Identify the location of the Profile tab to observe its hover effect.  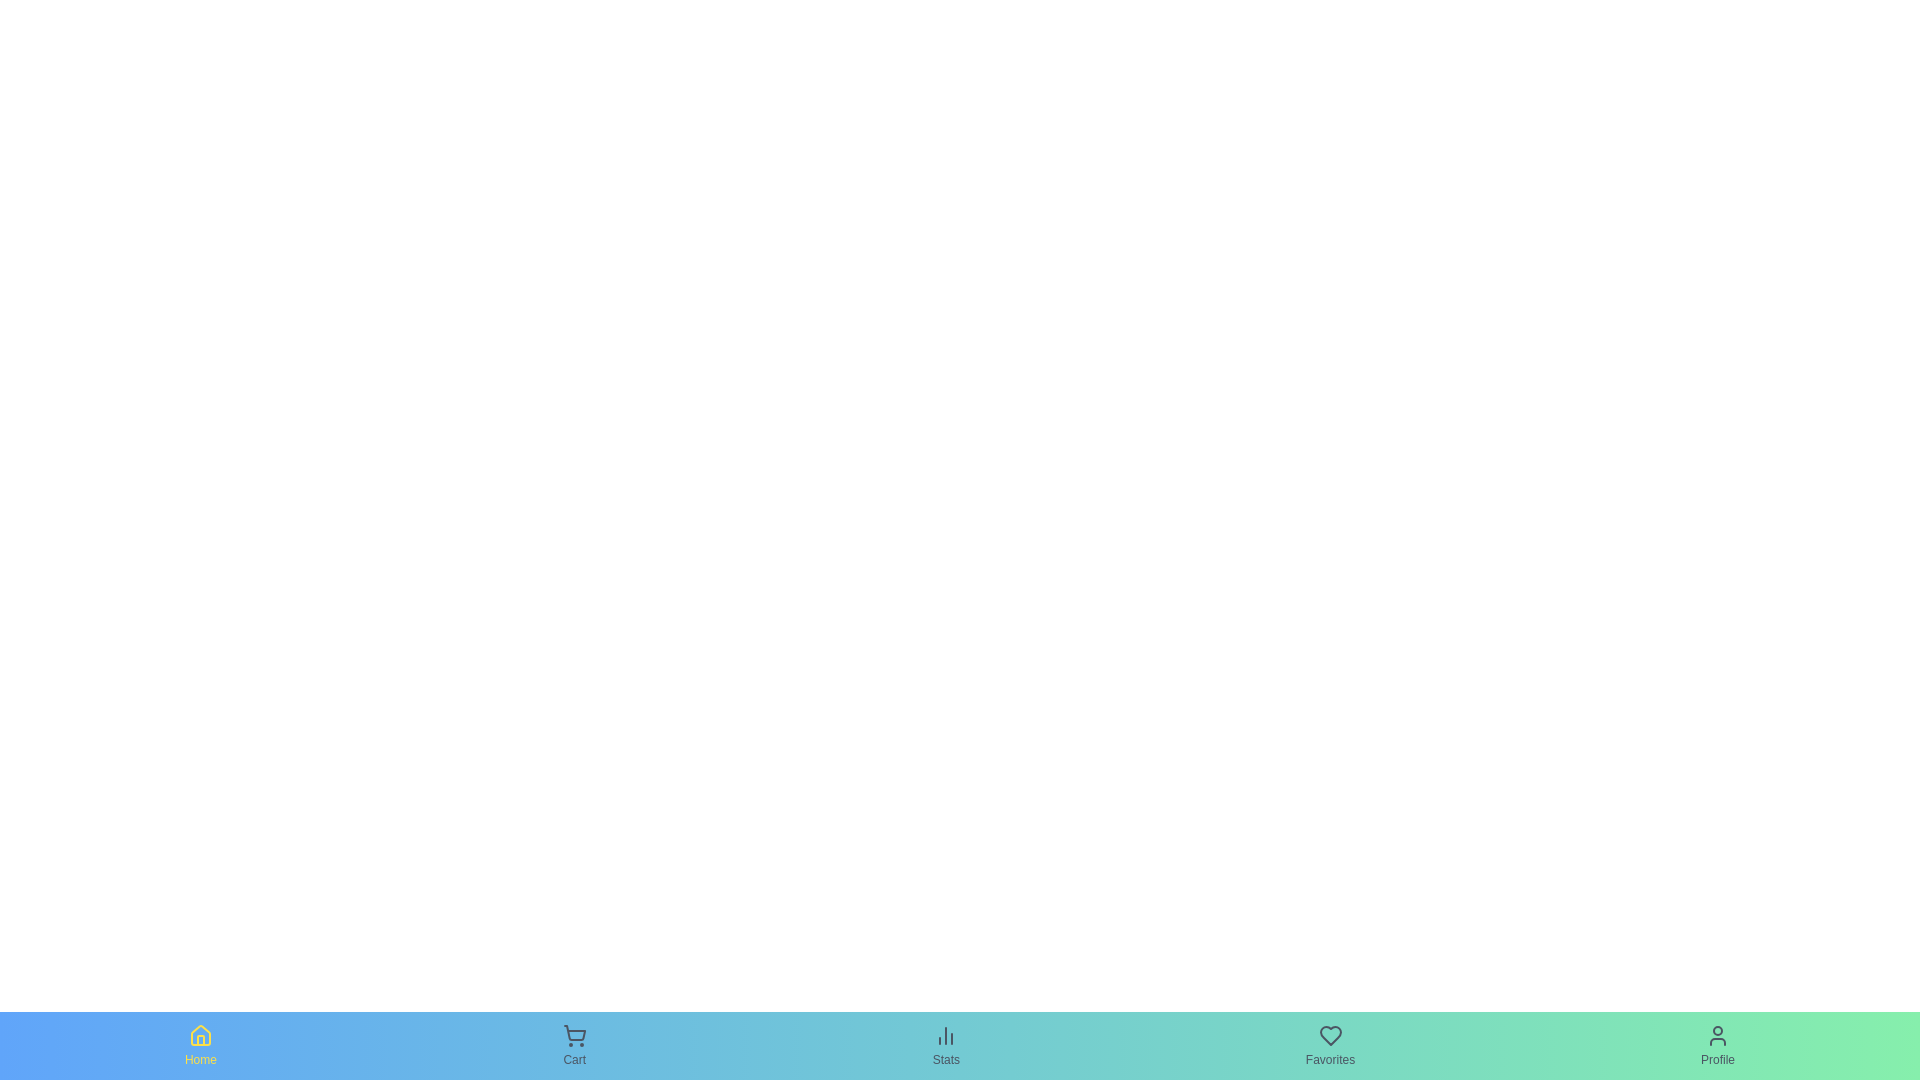
(1717, 1044).